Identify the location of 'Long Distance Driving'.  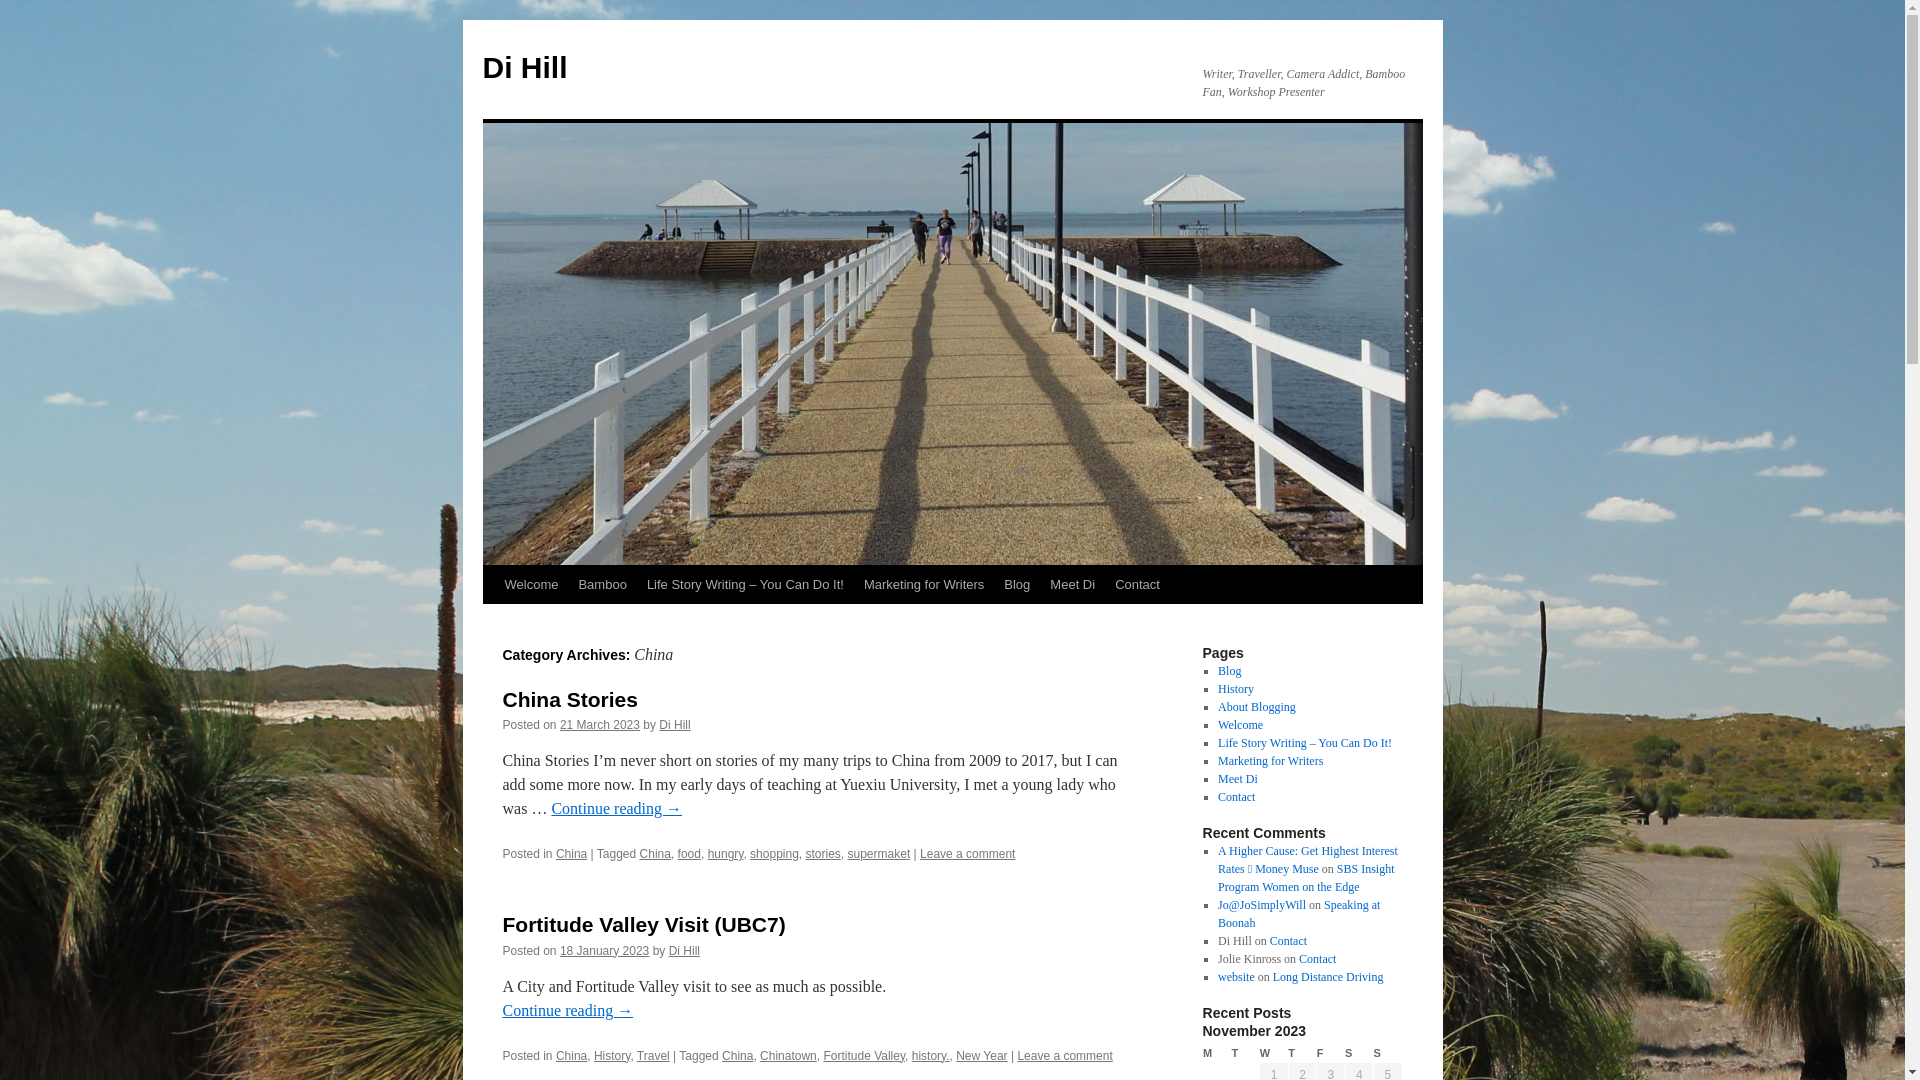
(1328, 975).